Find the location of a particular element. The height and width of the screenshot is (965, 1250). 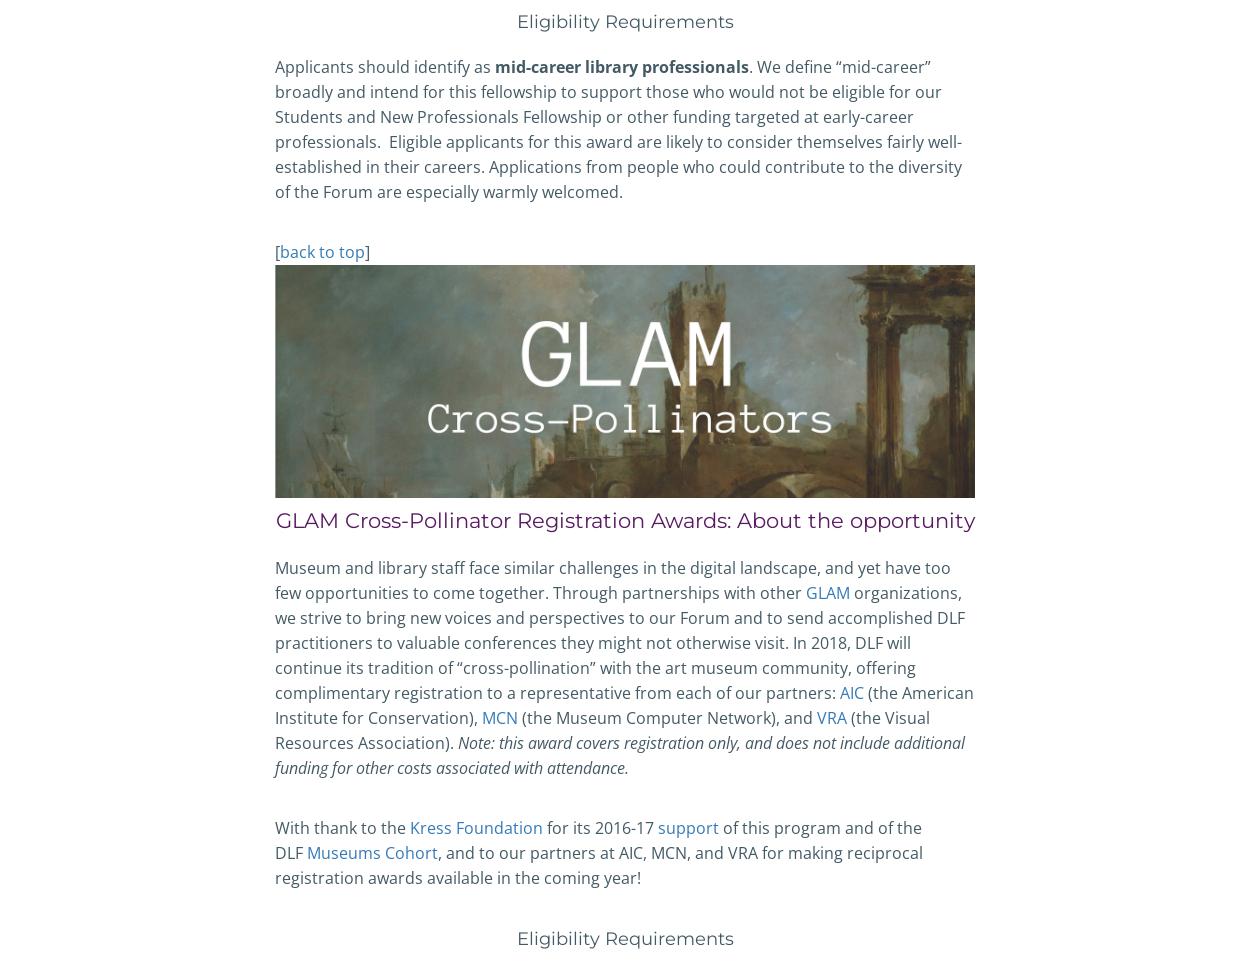

'organizations, we strive to bring new voices and perspectives to our Forum and to send accomplished DLF practitioners to valuable conferences they might not otherwise visit. In 2018, DLF will continue its tradition of “cross-pollination” with the art museum community, offering complimentary registration to a representative from each of our partners:' is located at coordinates (619, 642).